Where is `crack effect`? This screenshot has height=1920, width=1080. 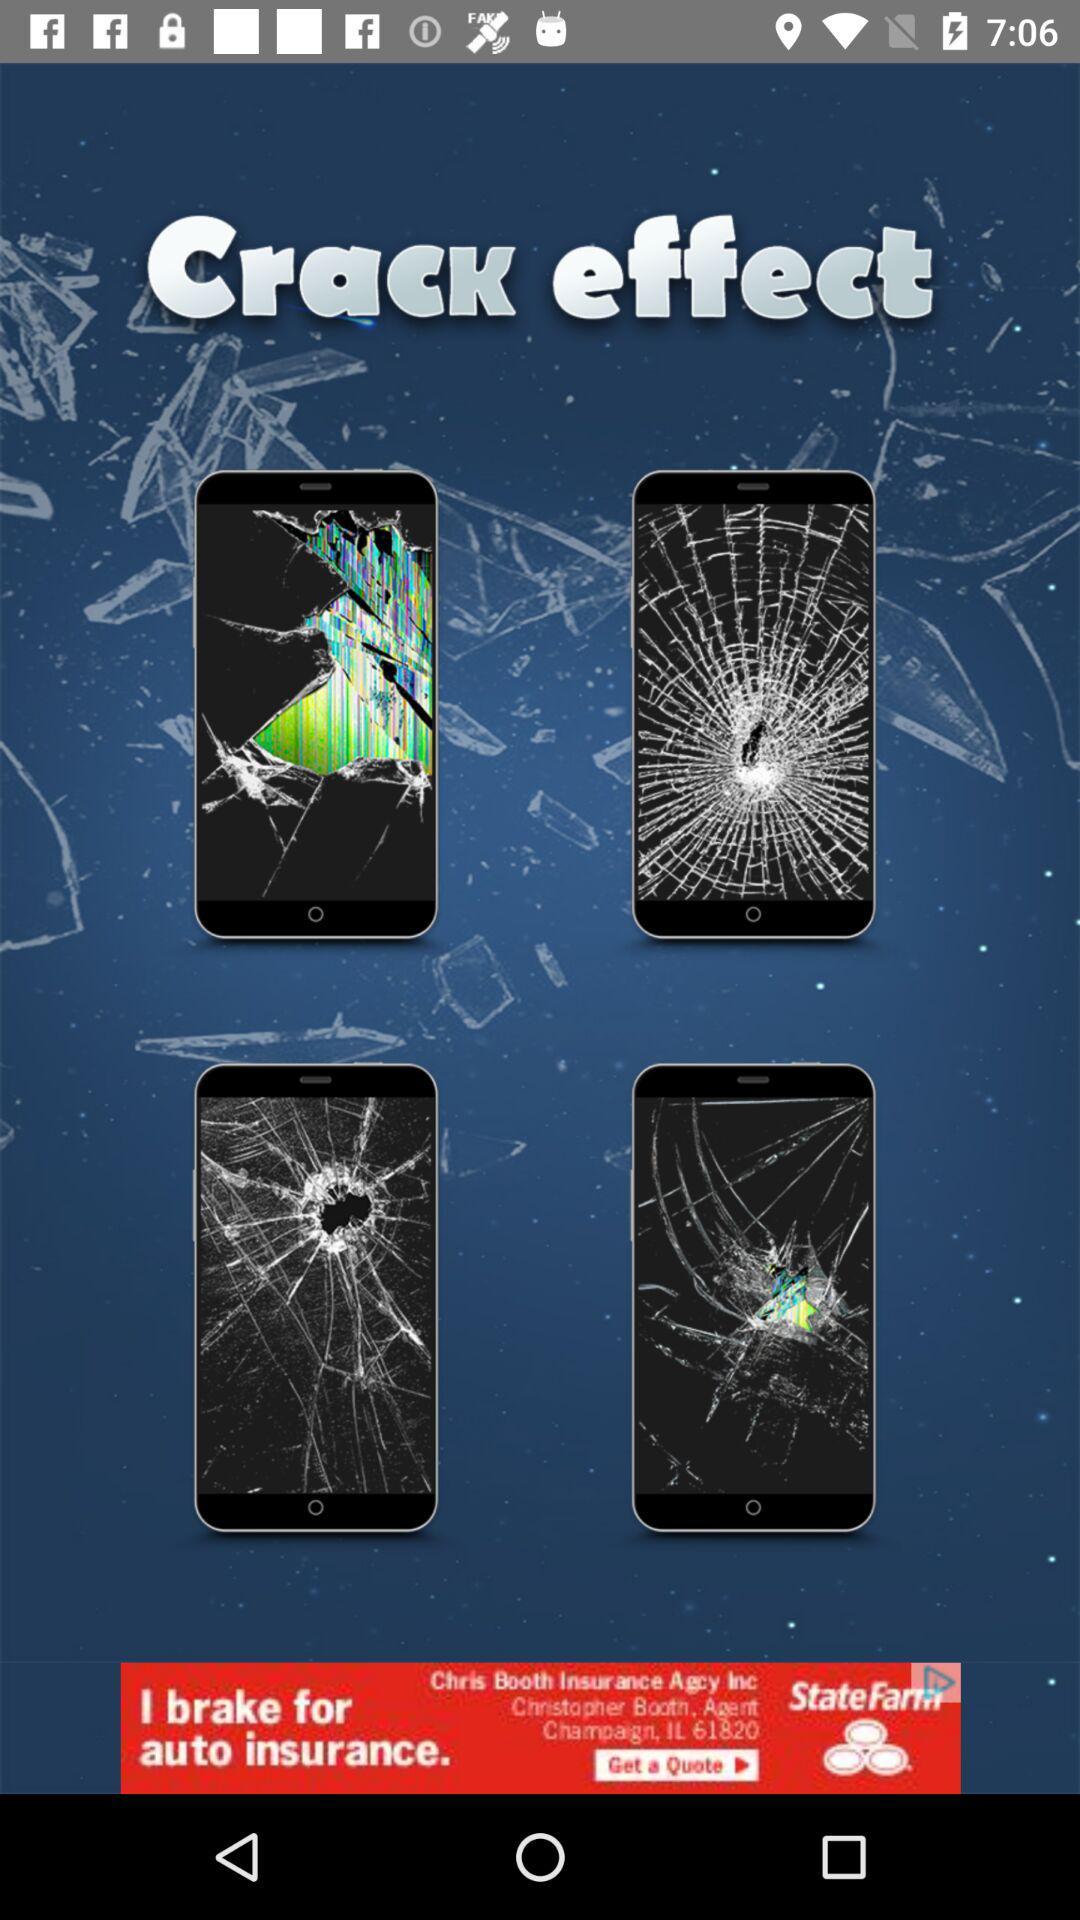
crack effect is located at coordinates (755, 715).